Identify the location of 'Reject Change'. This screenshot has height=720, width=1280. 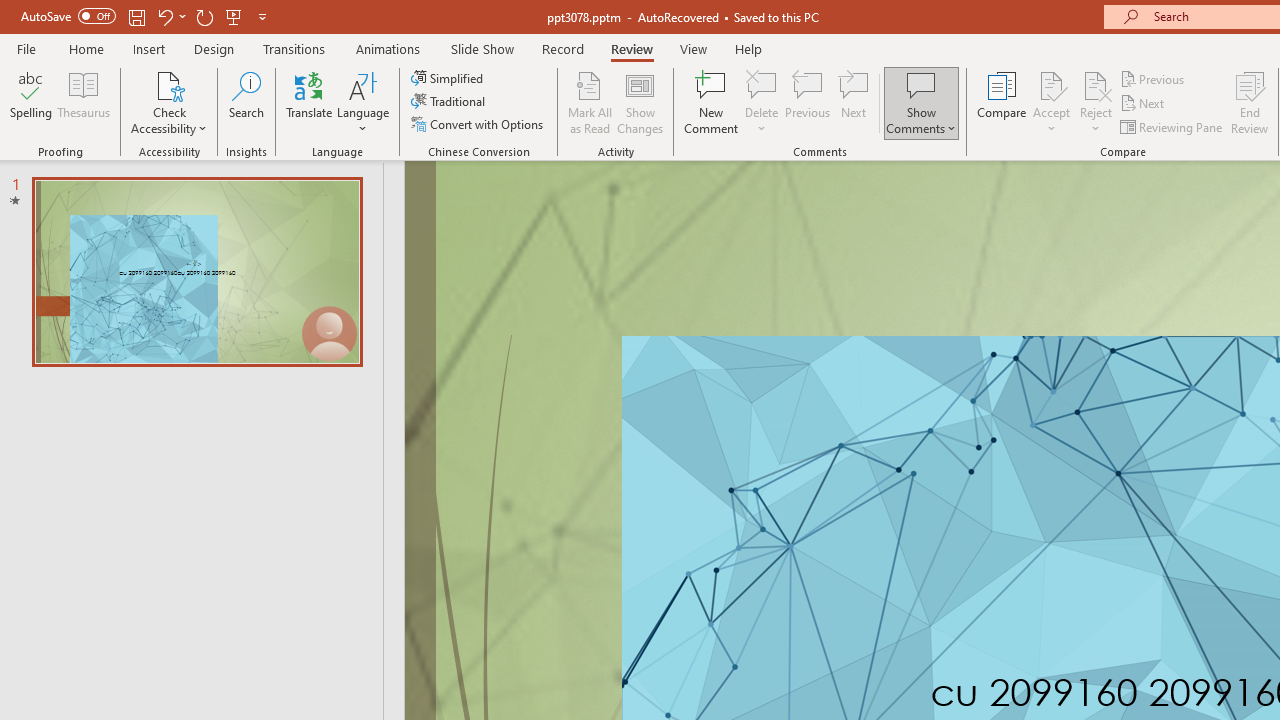
(1095, 84).